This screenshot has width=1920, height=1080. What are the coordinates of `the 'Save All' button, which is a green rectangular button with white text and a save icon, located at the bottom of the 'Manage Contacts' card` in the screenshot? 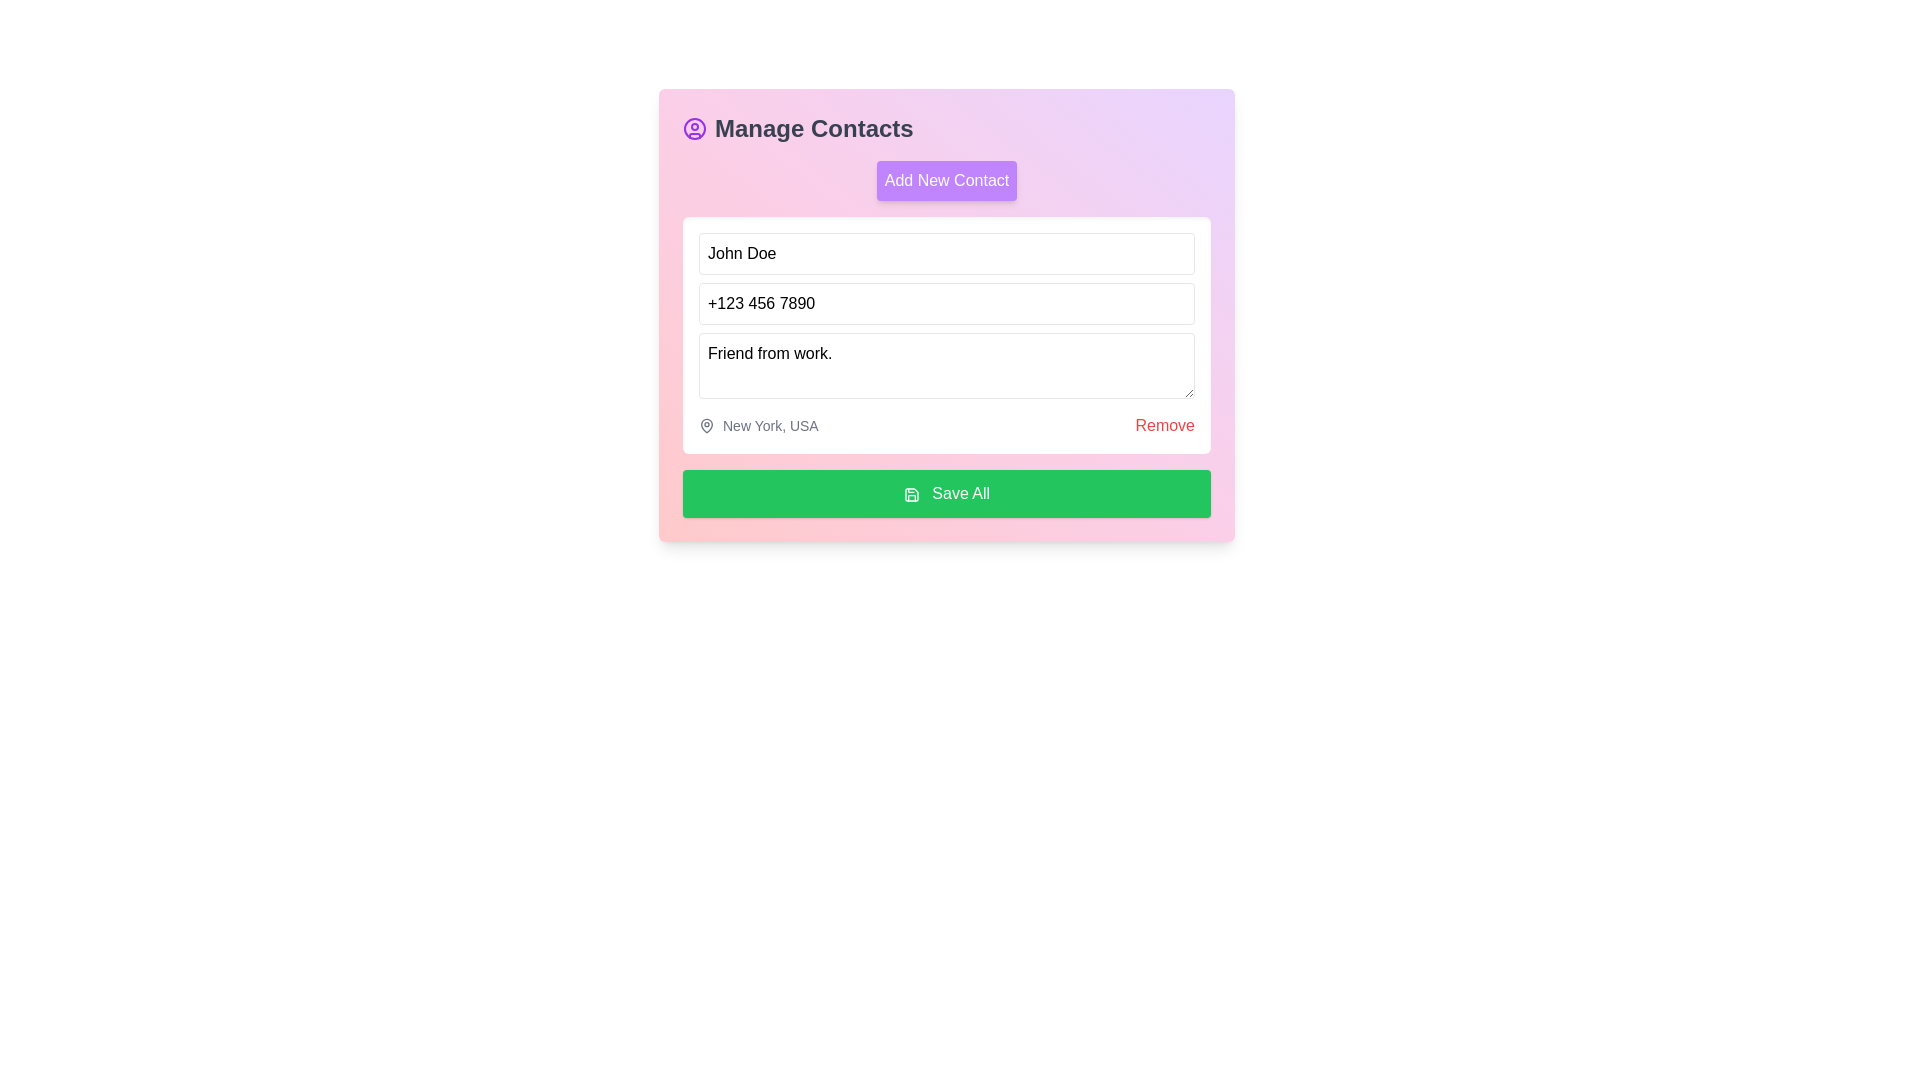 It's located at (945, 493).